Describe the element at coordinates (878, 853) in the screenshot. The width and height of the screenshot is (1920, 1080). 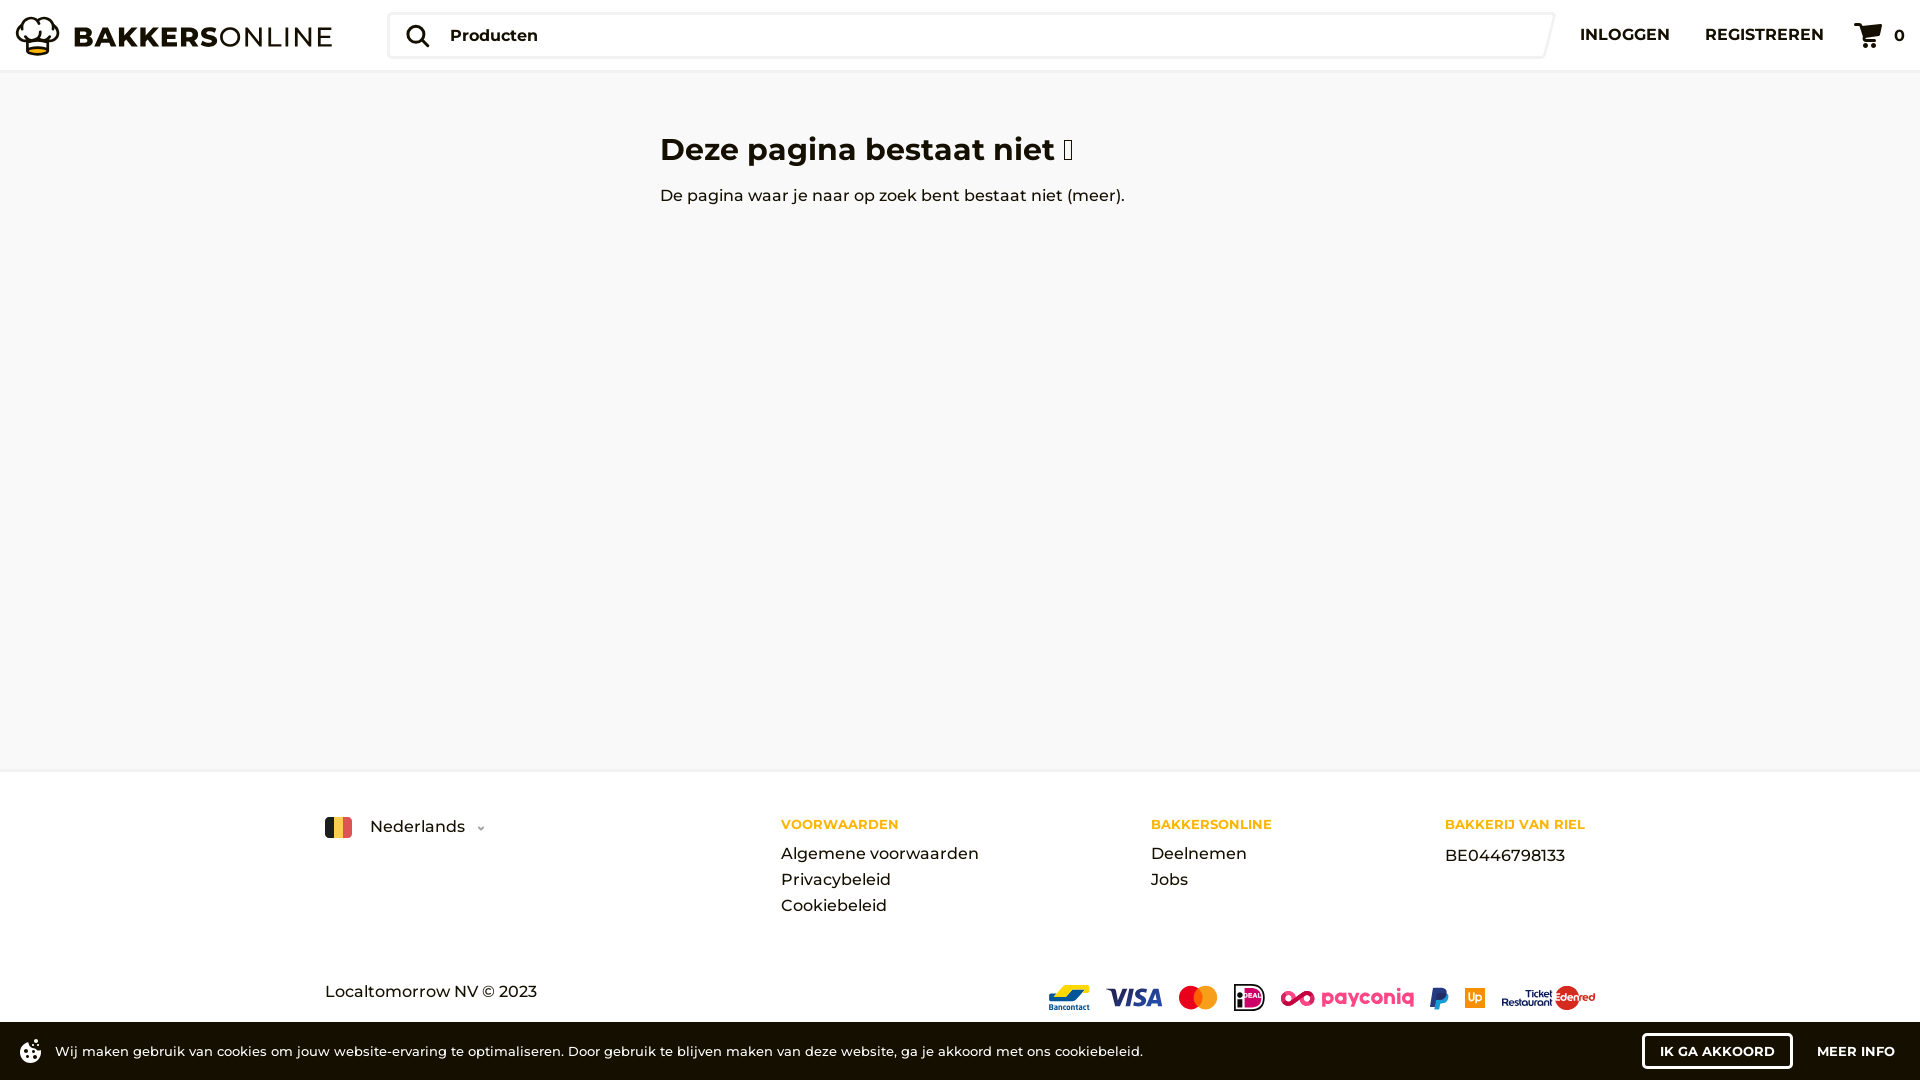
I see `'Algemene voorwaarden'` at that location.